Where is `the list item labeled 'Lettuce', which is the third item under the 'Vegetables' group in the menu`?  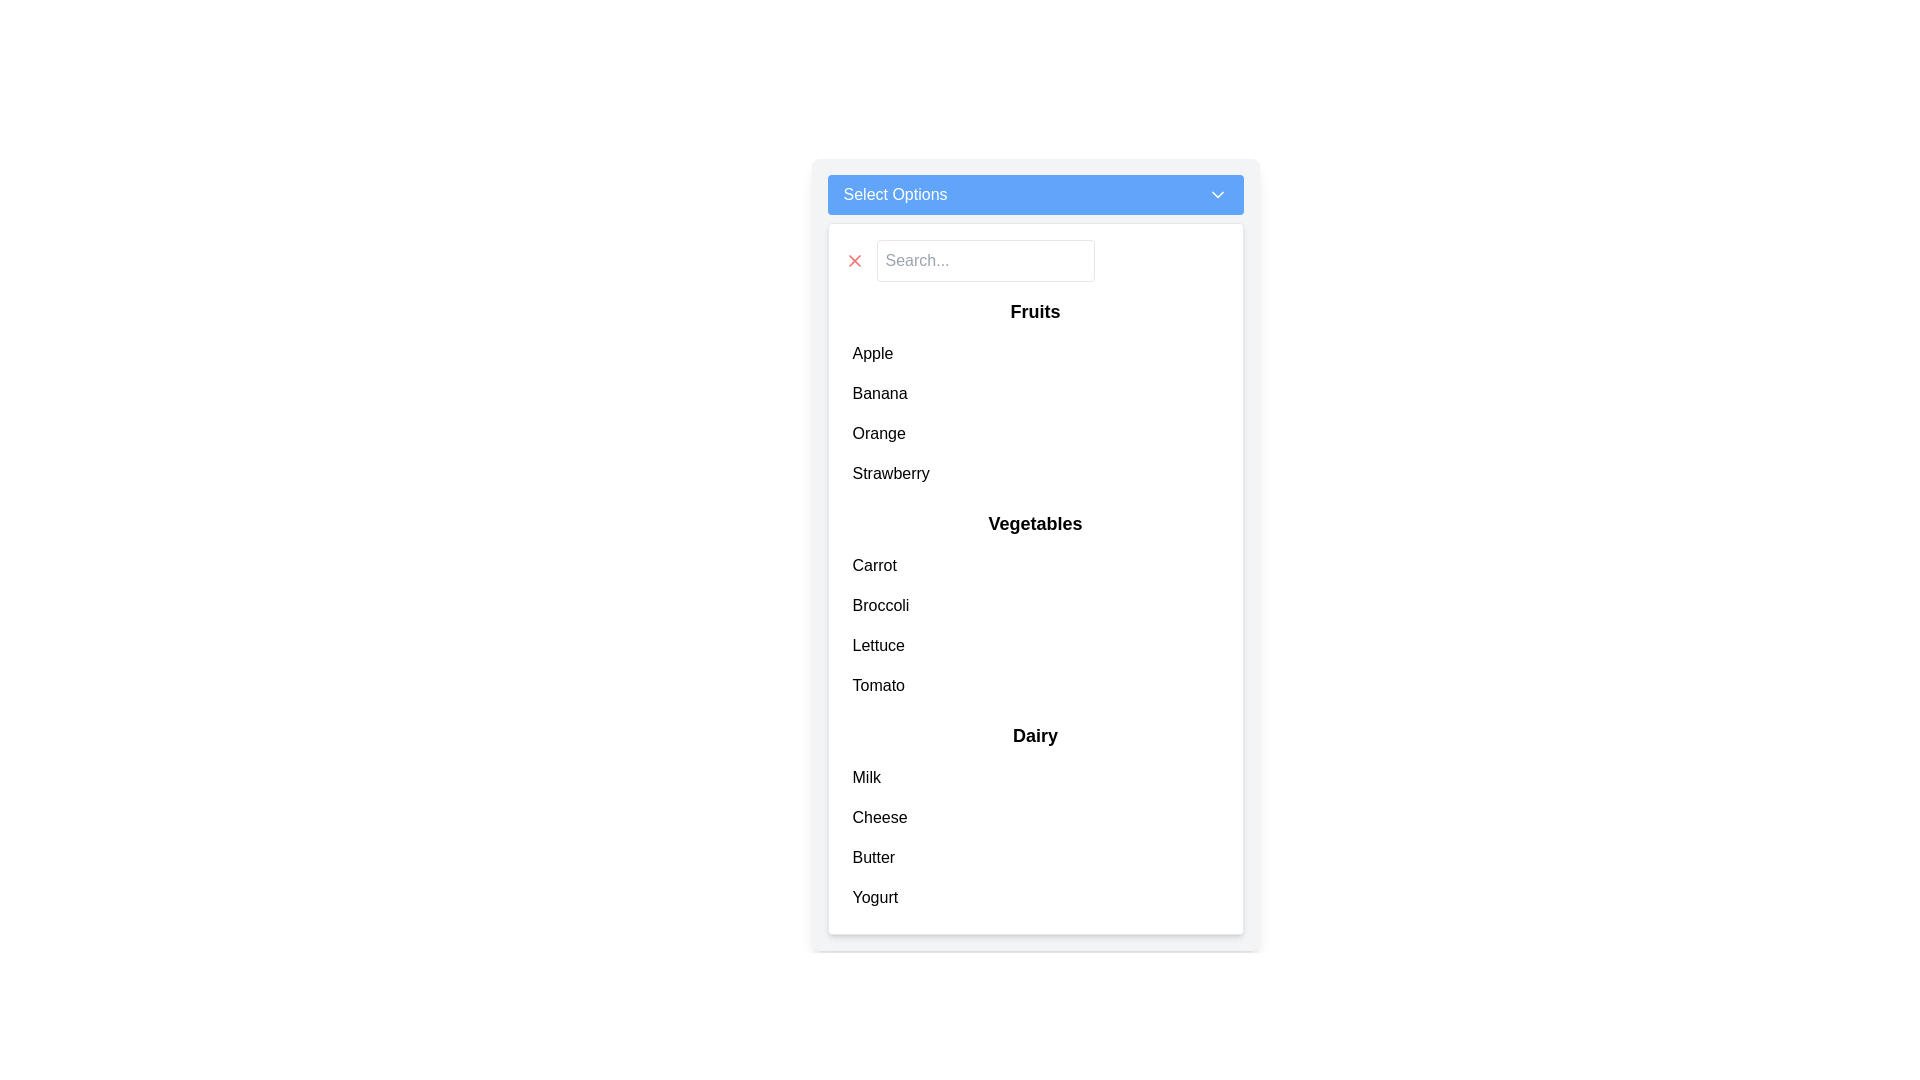 the list item labeled 'Lettuce', which is the third item under the 'Vegetables' group in the menu is located at coordinates (1035, 645).